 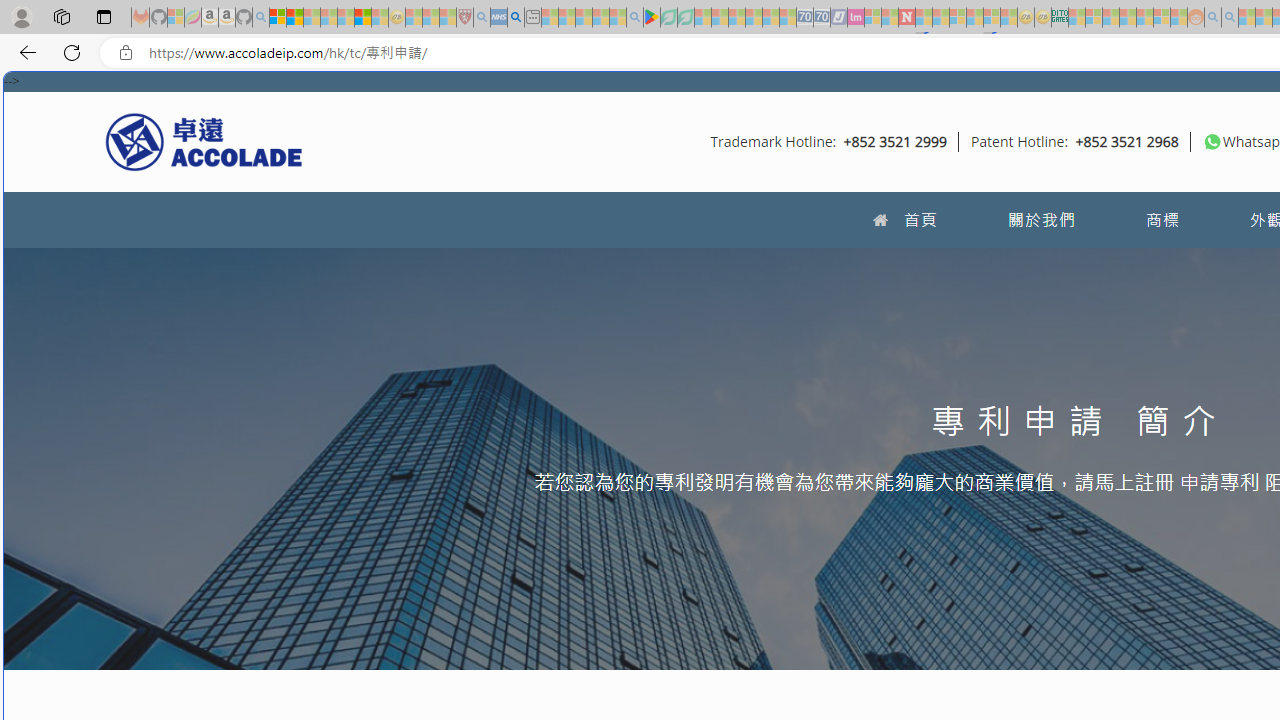 I want to click on 'Bluey: Let', so click(x=652, y=17).